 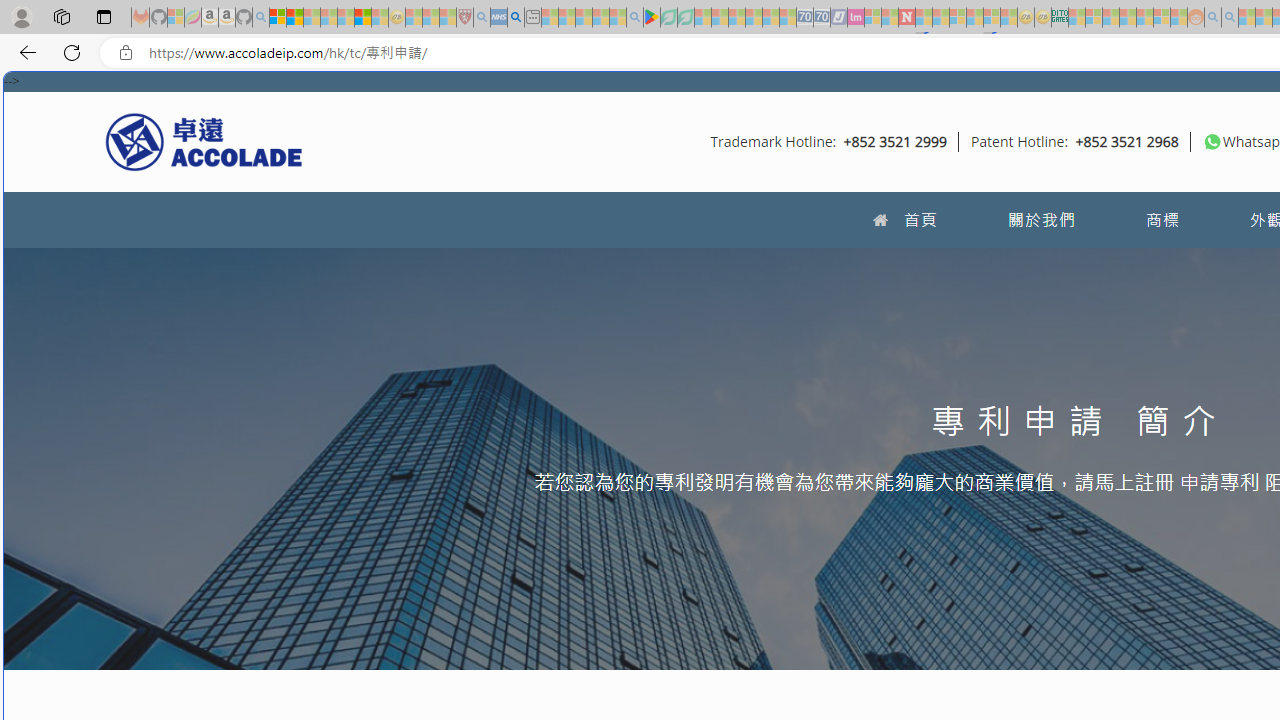 I want to click on 'Bluey: Let', so click(x=652, y=17).